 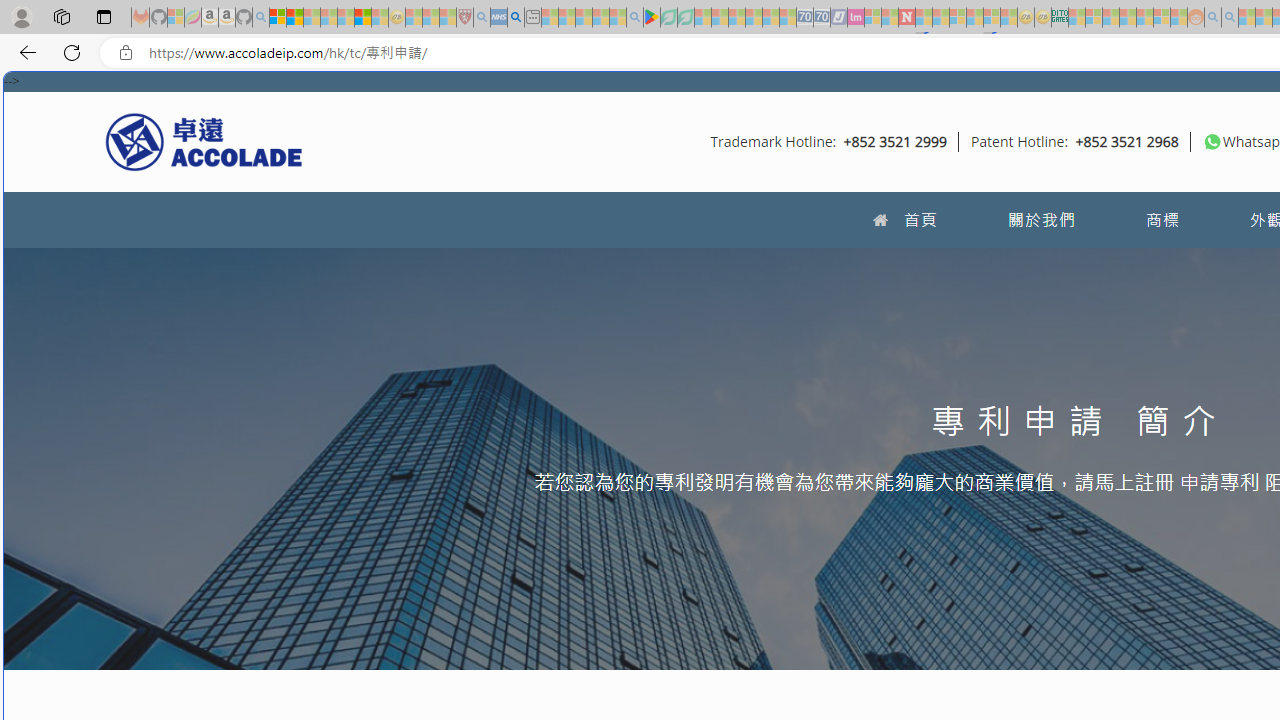 I want to click on 'Bluey: Let', so click(x=652, y=17).